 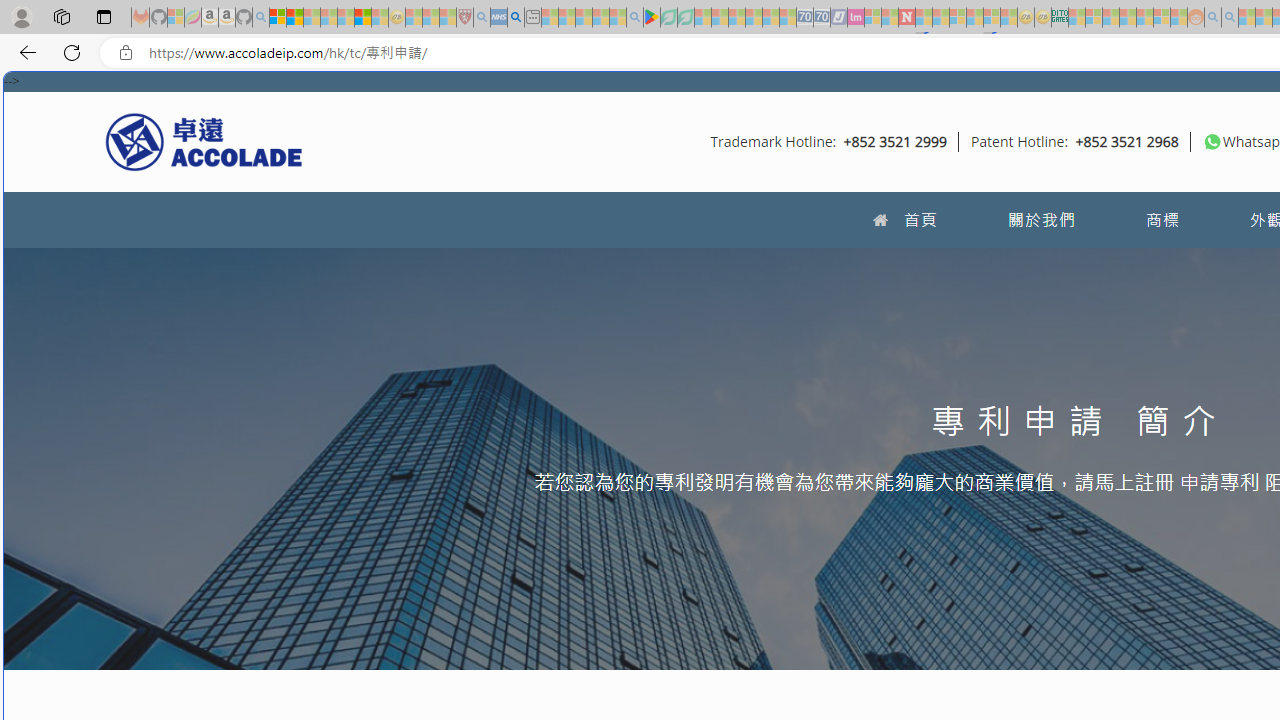 I want to click on 'Bluey: Let', so click(x=652, y=17).